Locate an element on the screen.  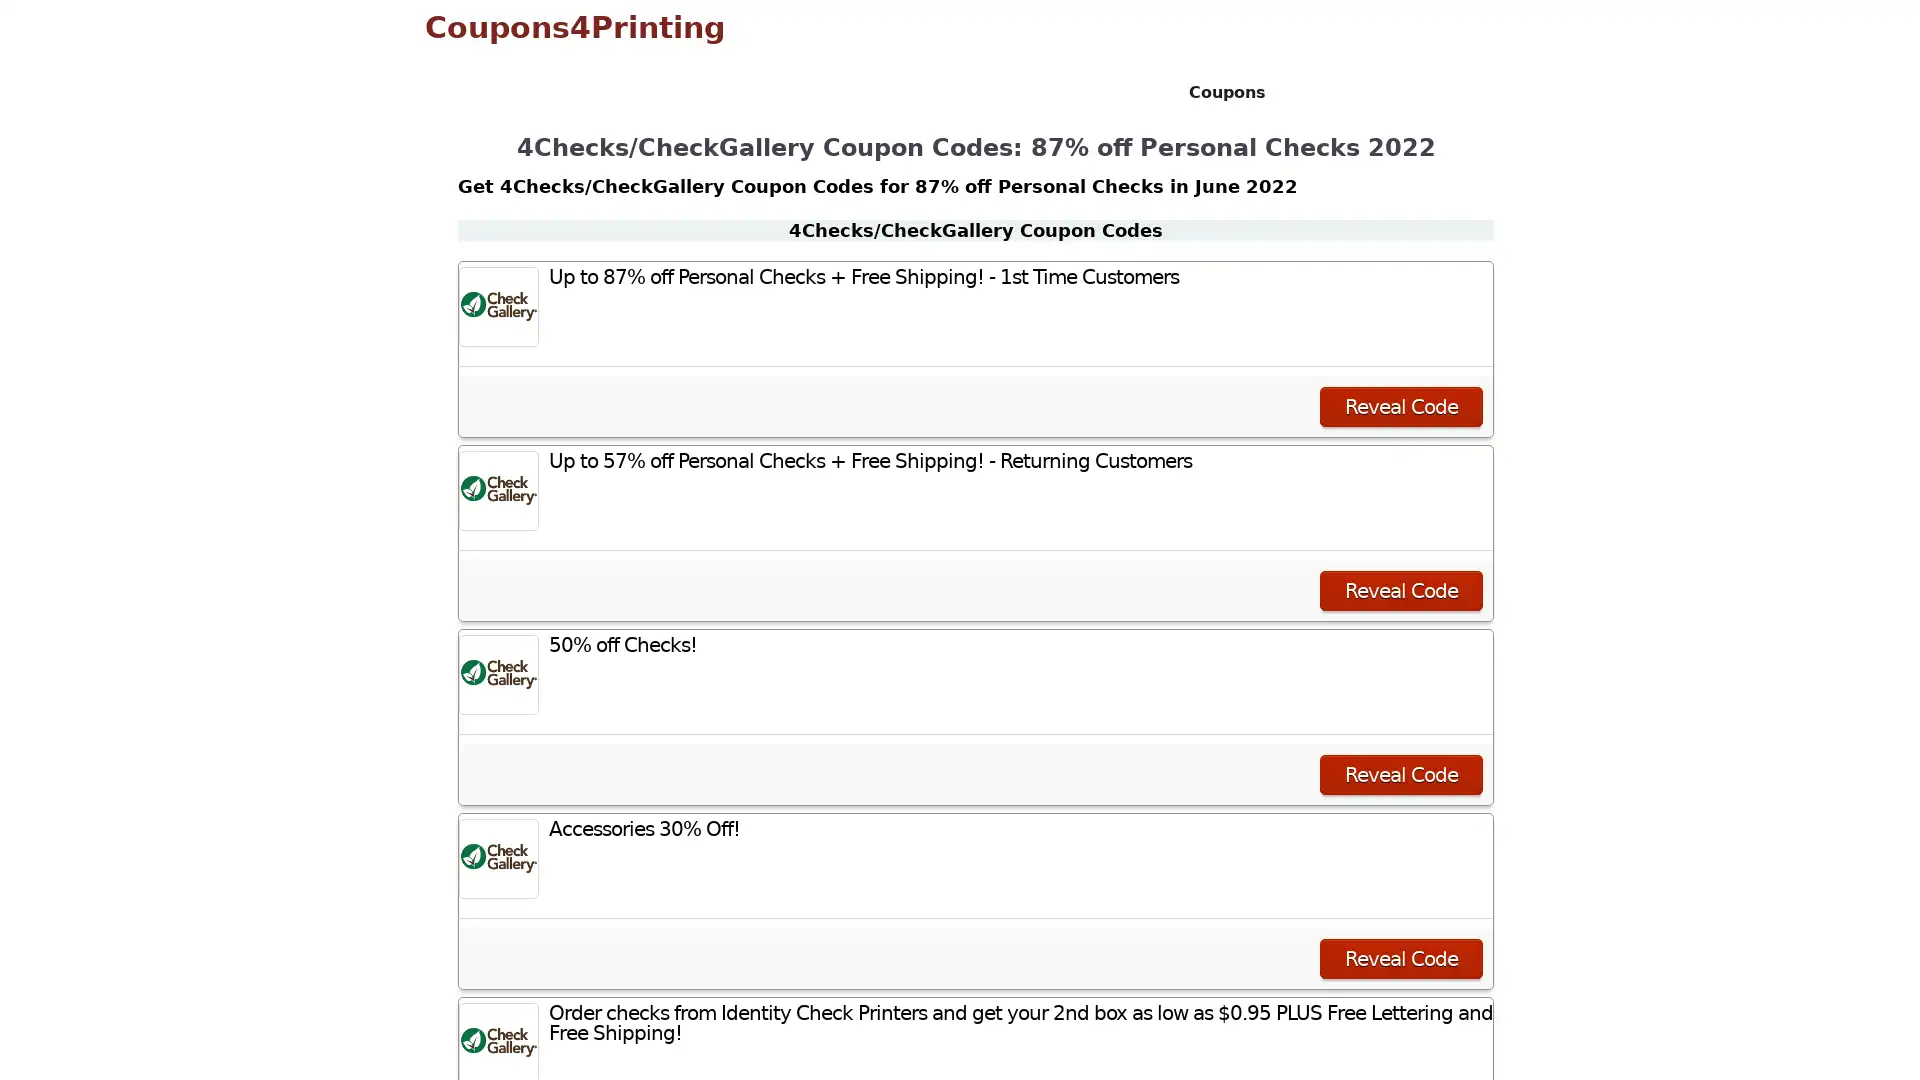
Reveal Code is located at coordinates (1400, 774).